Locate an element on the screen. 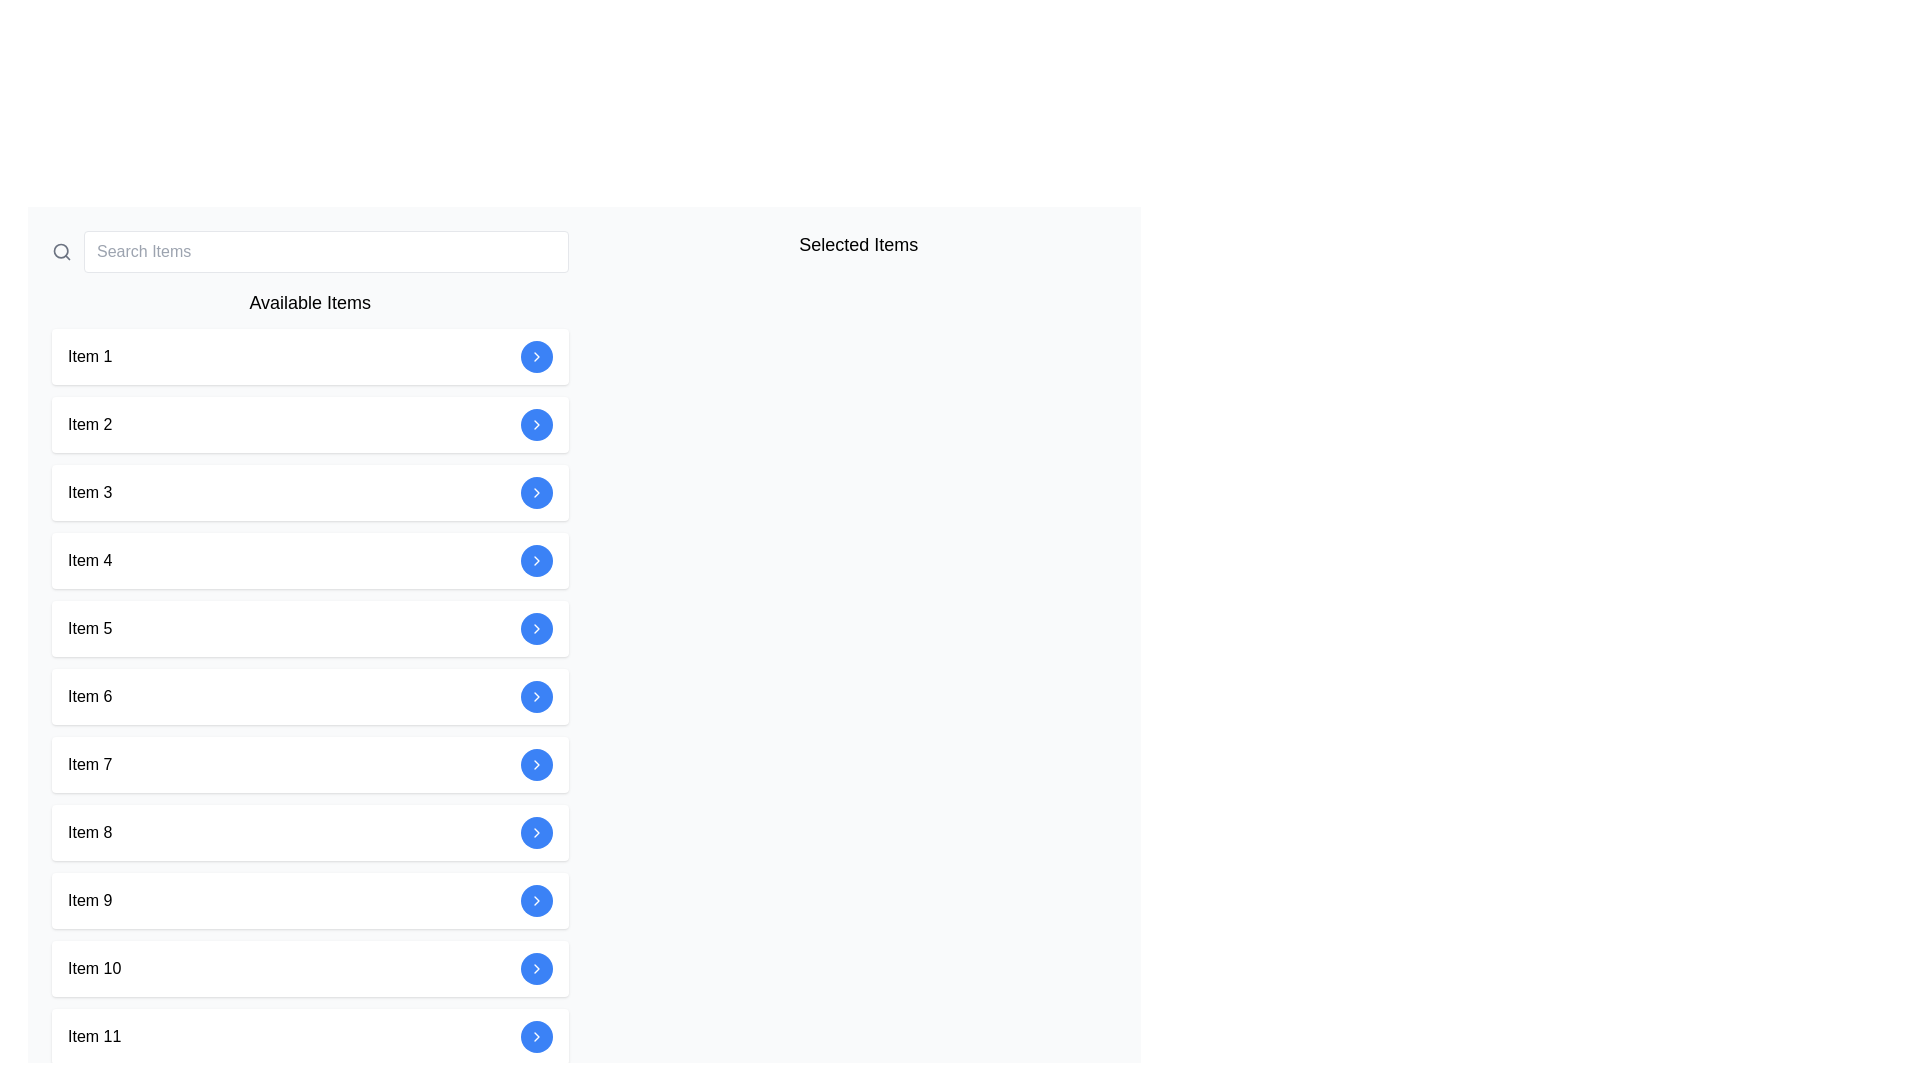 The width and height of the screenshot is (1920, 1080). the arrow icon styled as a chevron pointing right, which is part of the button associated with 'Item 7' in the 'Available Items' list for visual feedback is located at coordinates (536, 764).